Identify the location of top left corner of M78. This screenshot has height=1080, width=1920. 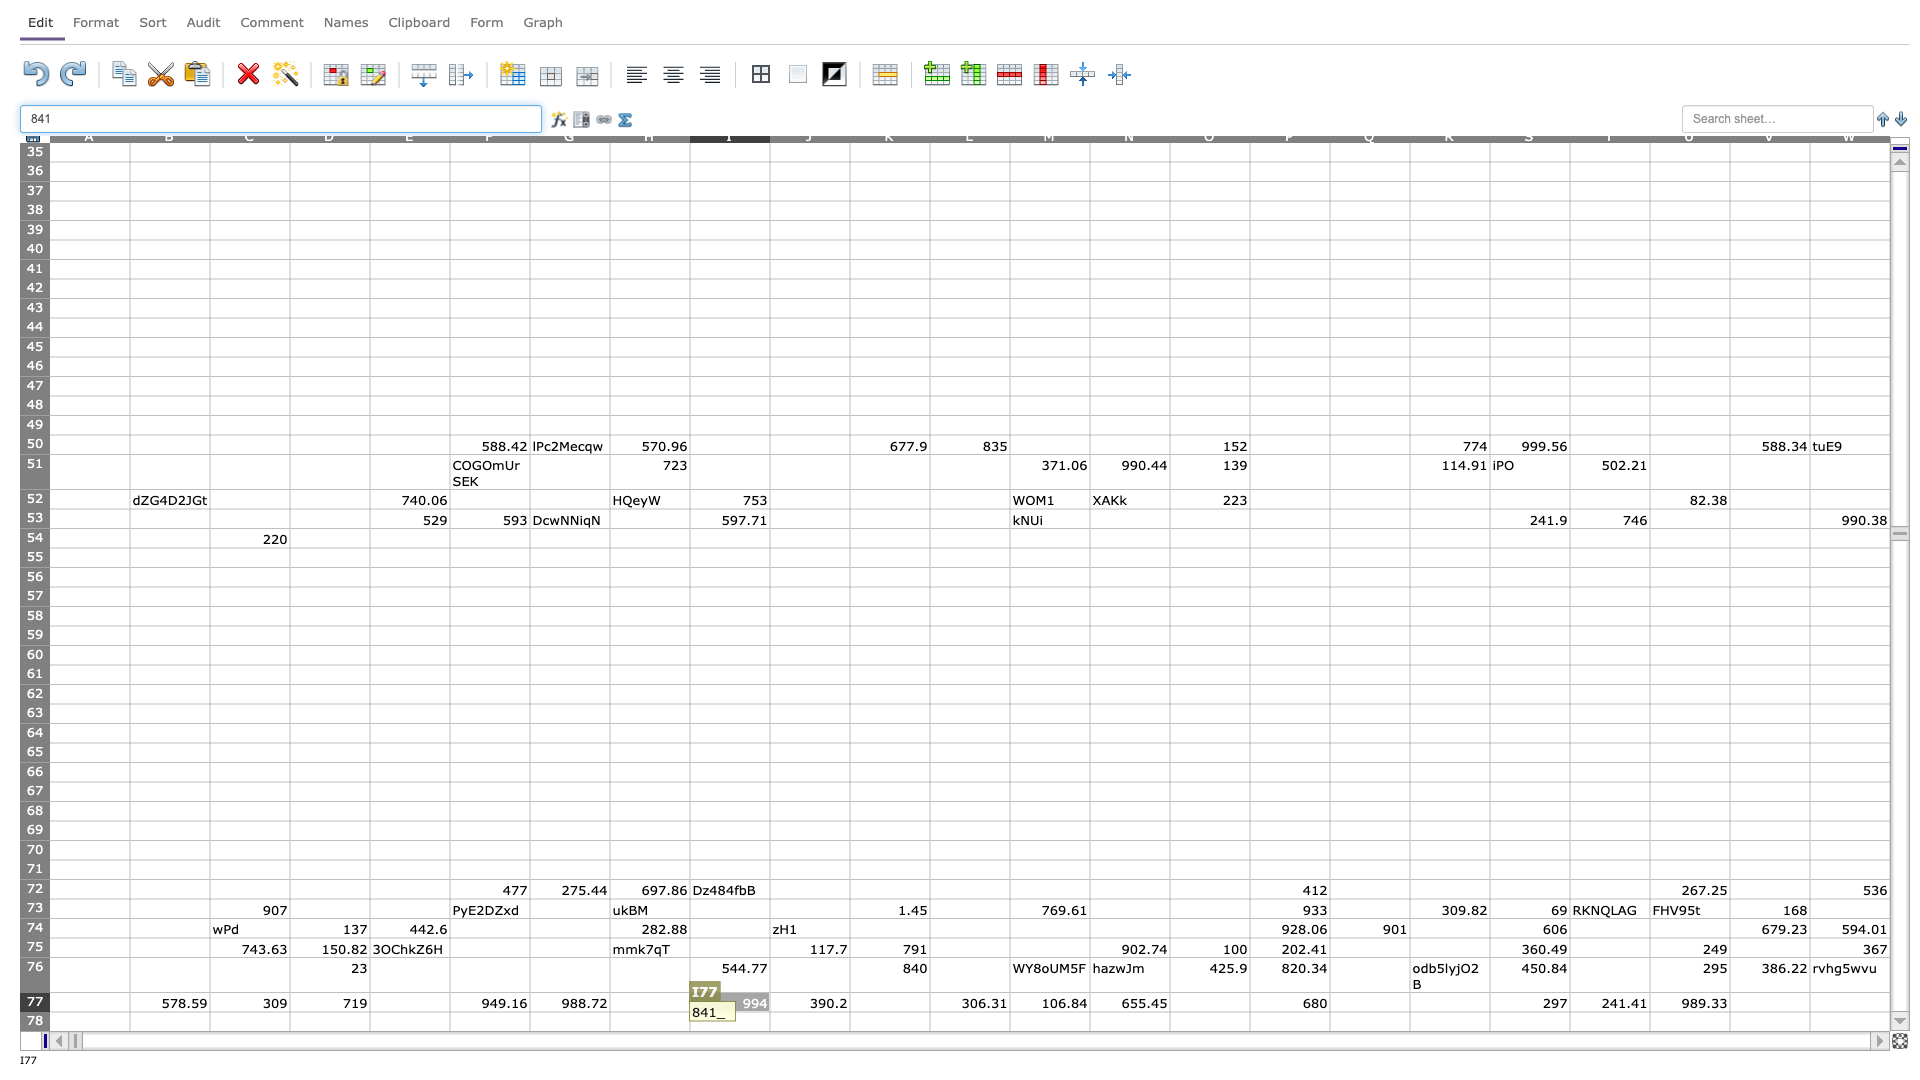
(1009, 1011).